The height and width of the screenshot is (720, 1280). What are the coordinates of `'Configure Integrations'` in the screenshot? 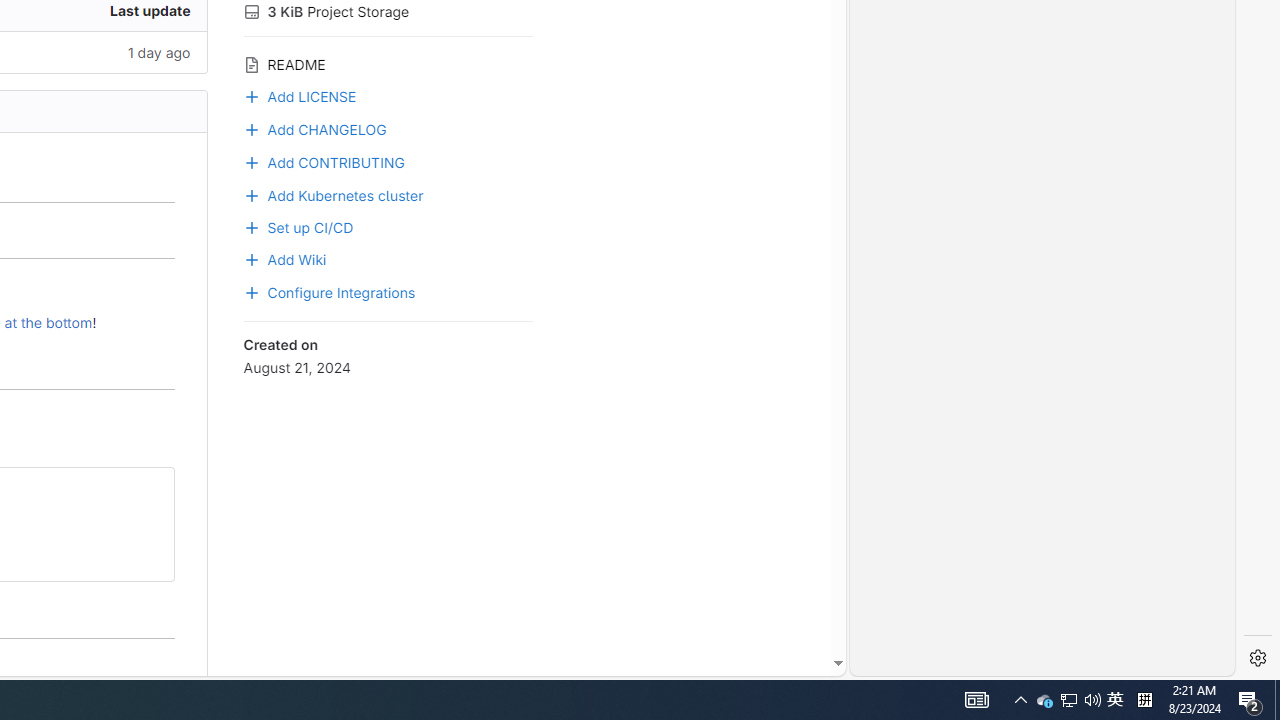 It's located at (329, 291).